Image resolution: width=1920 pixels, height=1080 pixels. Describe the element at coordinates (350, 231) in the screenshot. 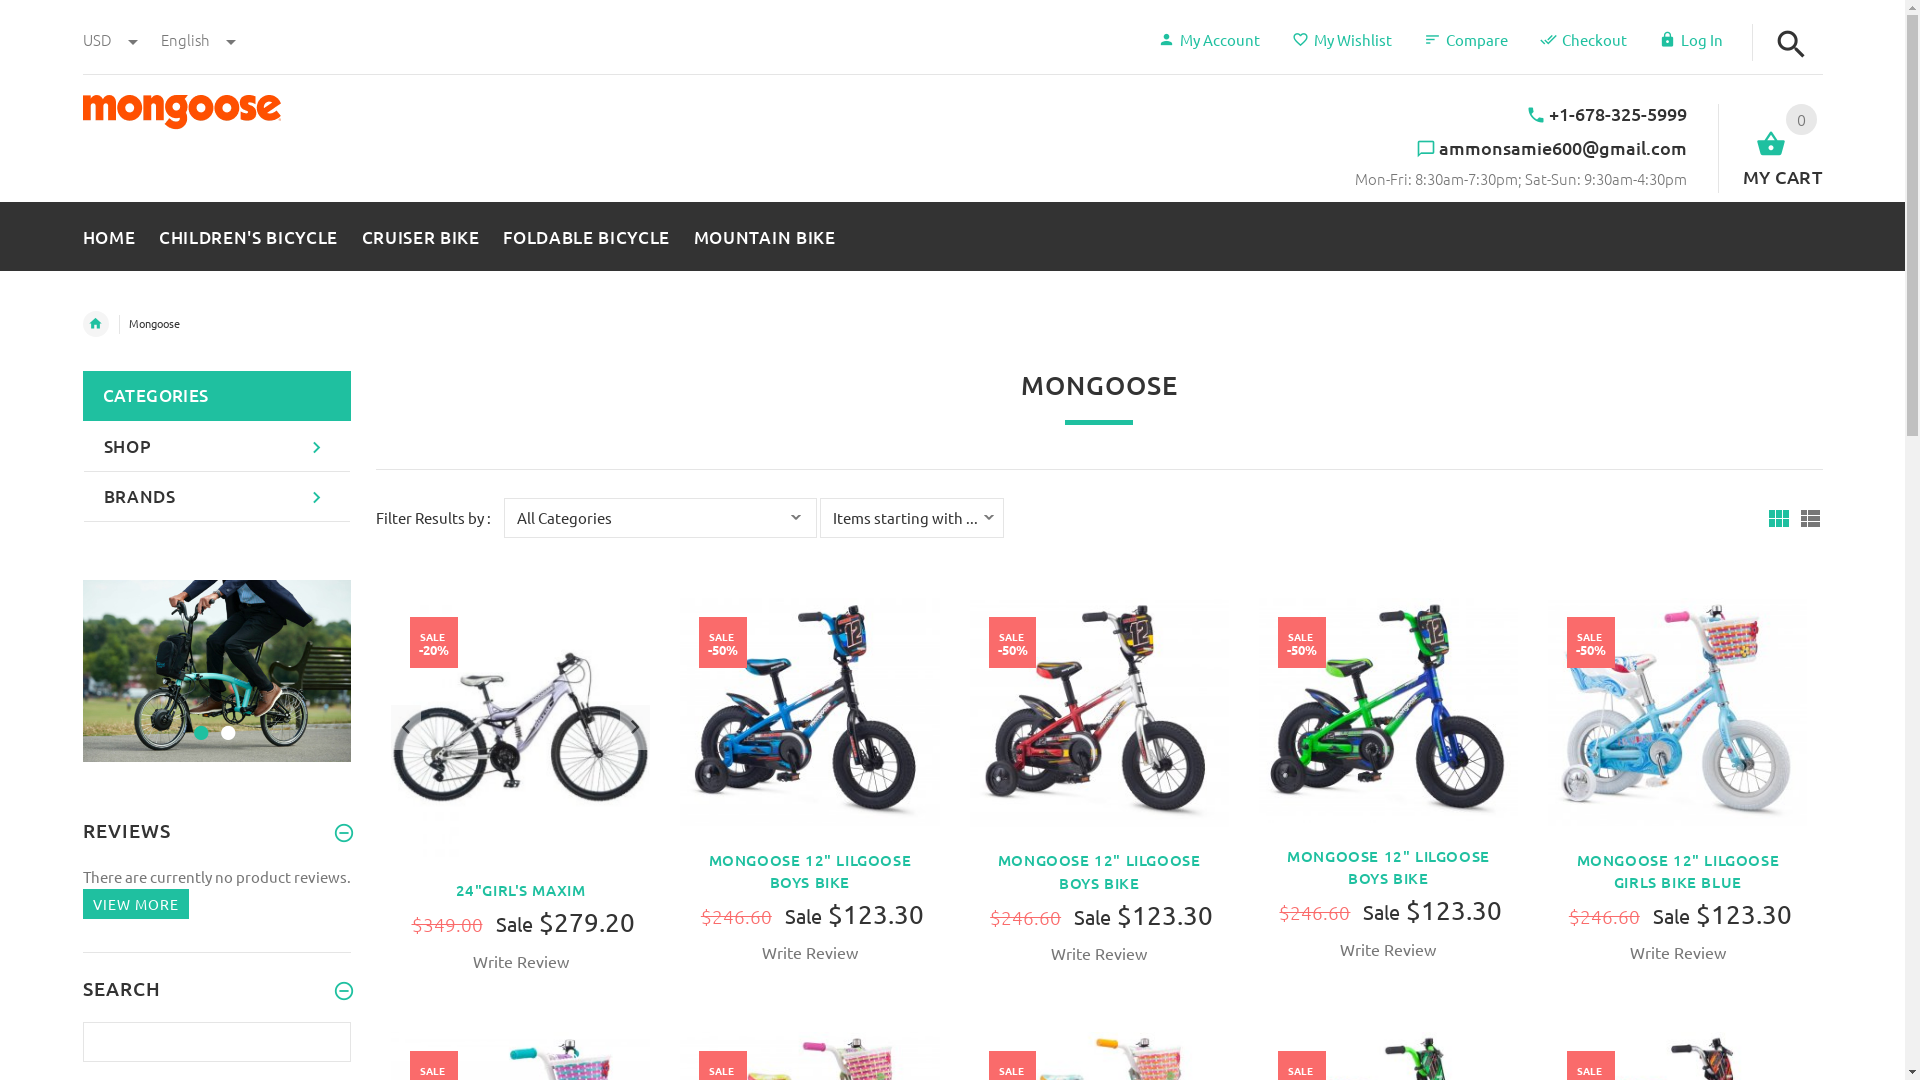

I see `'CRUISER BIKE'` at that location.